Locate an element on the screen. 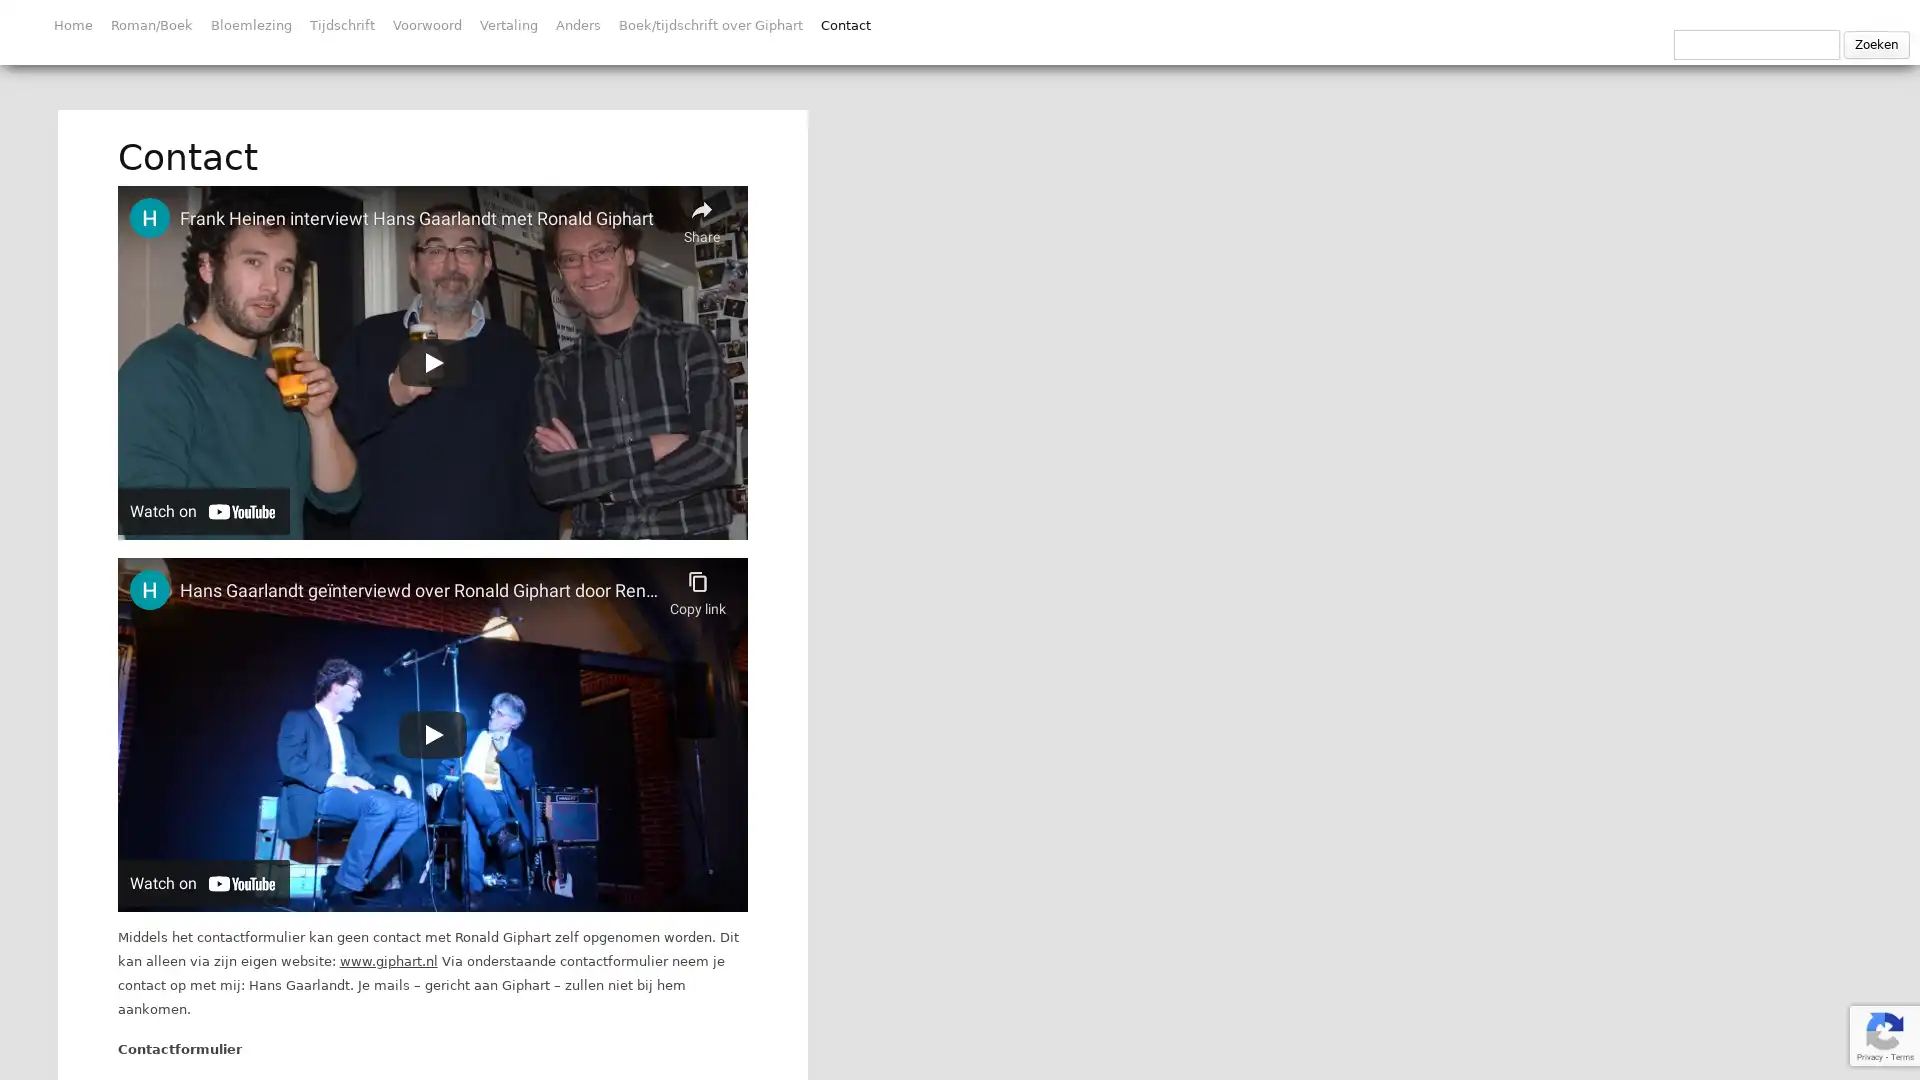 The image size is (1920, 1080). Zoeken is located at coordinates (1875, 45).